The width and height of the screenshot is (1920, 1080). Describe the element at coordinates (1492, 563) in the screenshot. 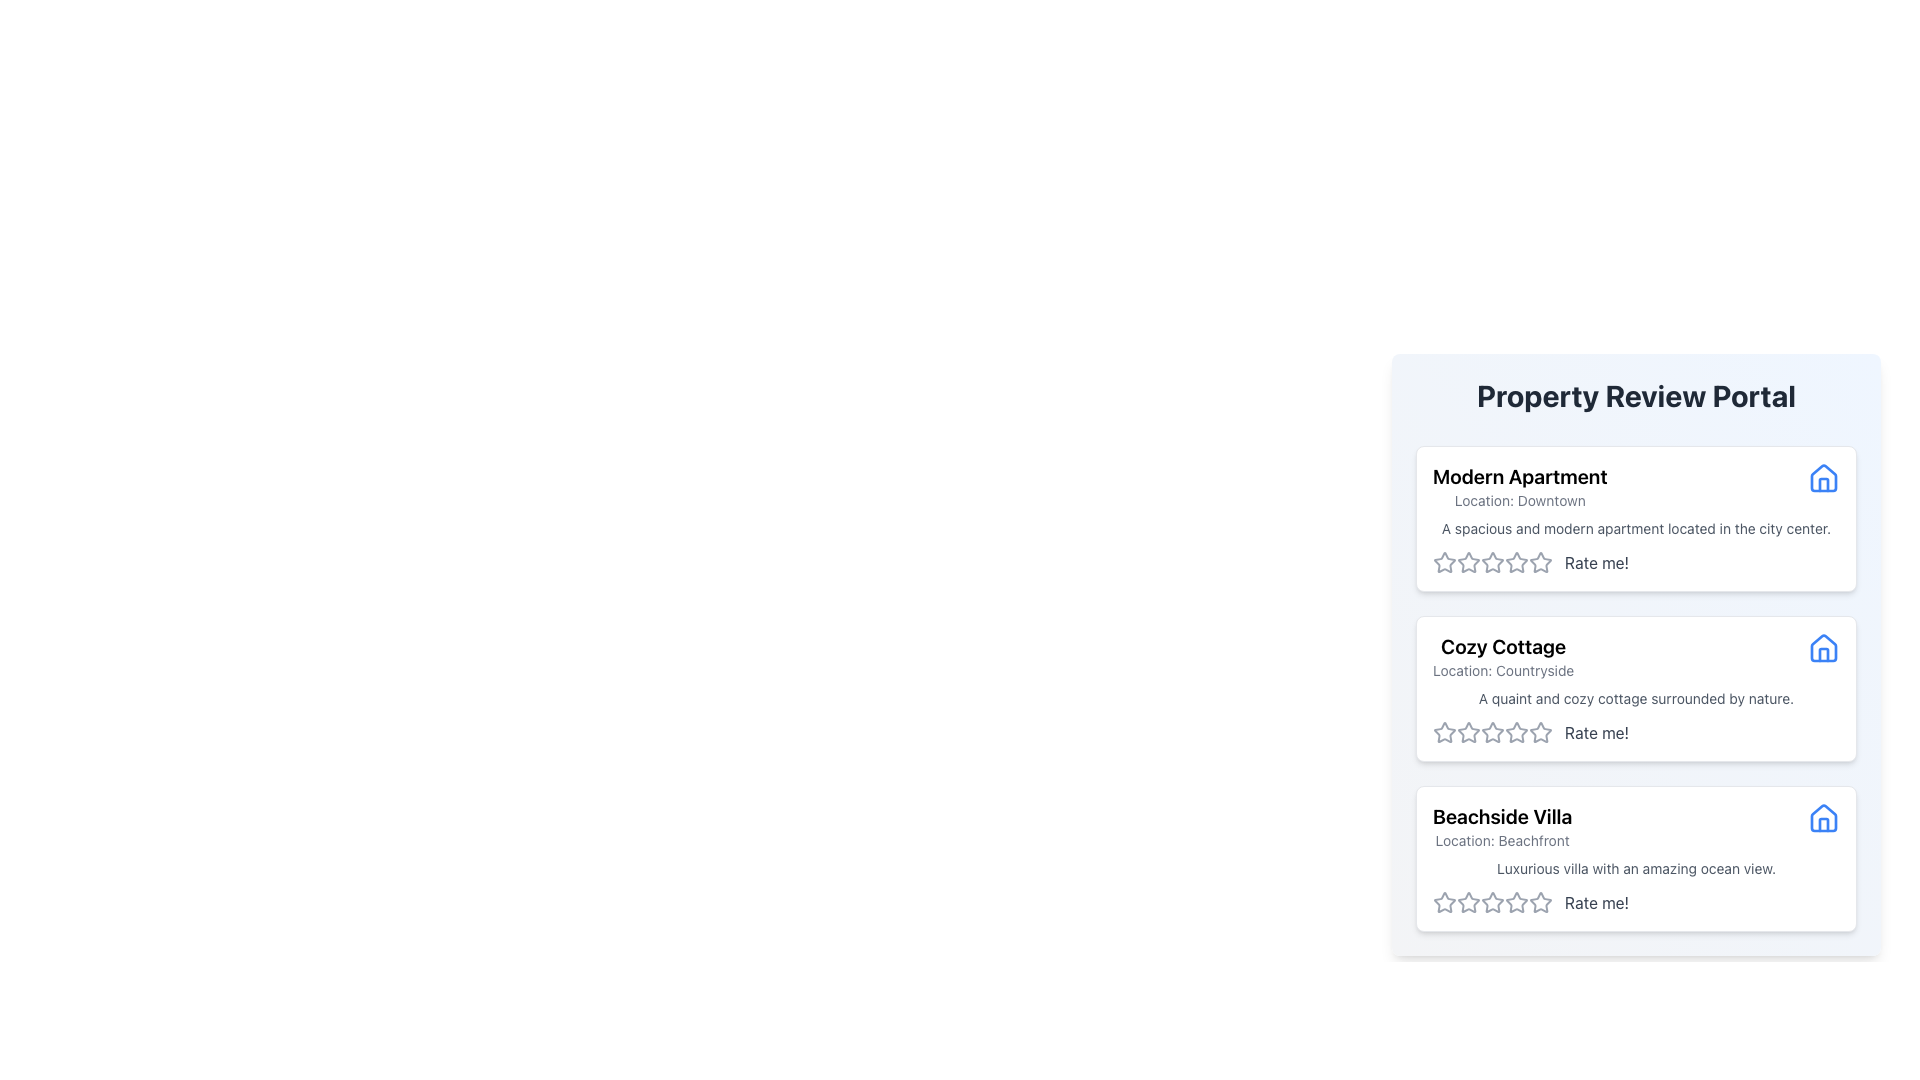

I see `the fourth gray star-shaped Rating Star icon in the rating section of the 'Modern Apartment' card on the 'Property Review Portal'` at that location.